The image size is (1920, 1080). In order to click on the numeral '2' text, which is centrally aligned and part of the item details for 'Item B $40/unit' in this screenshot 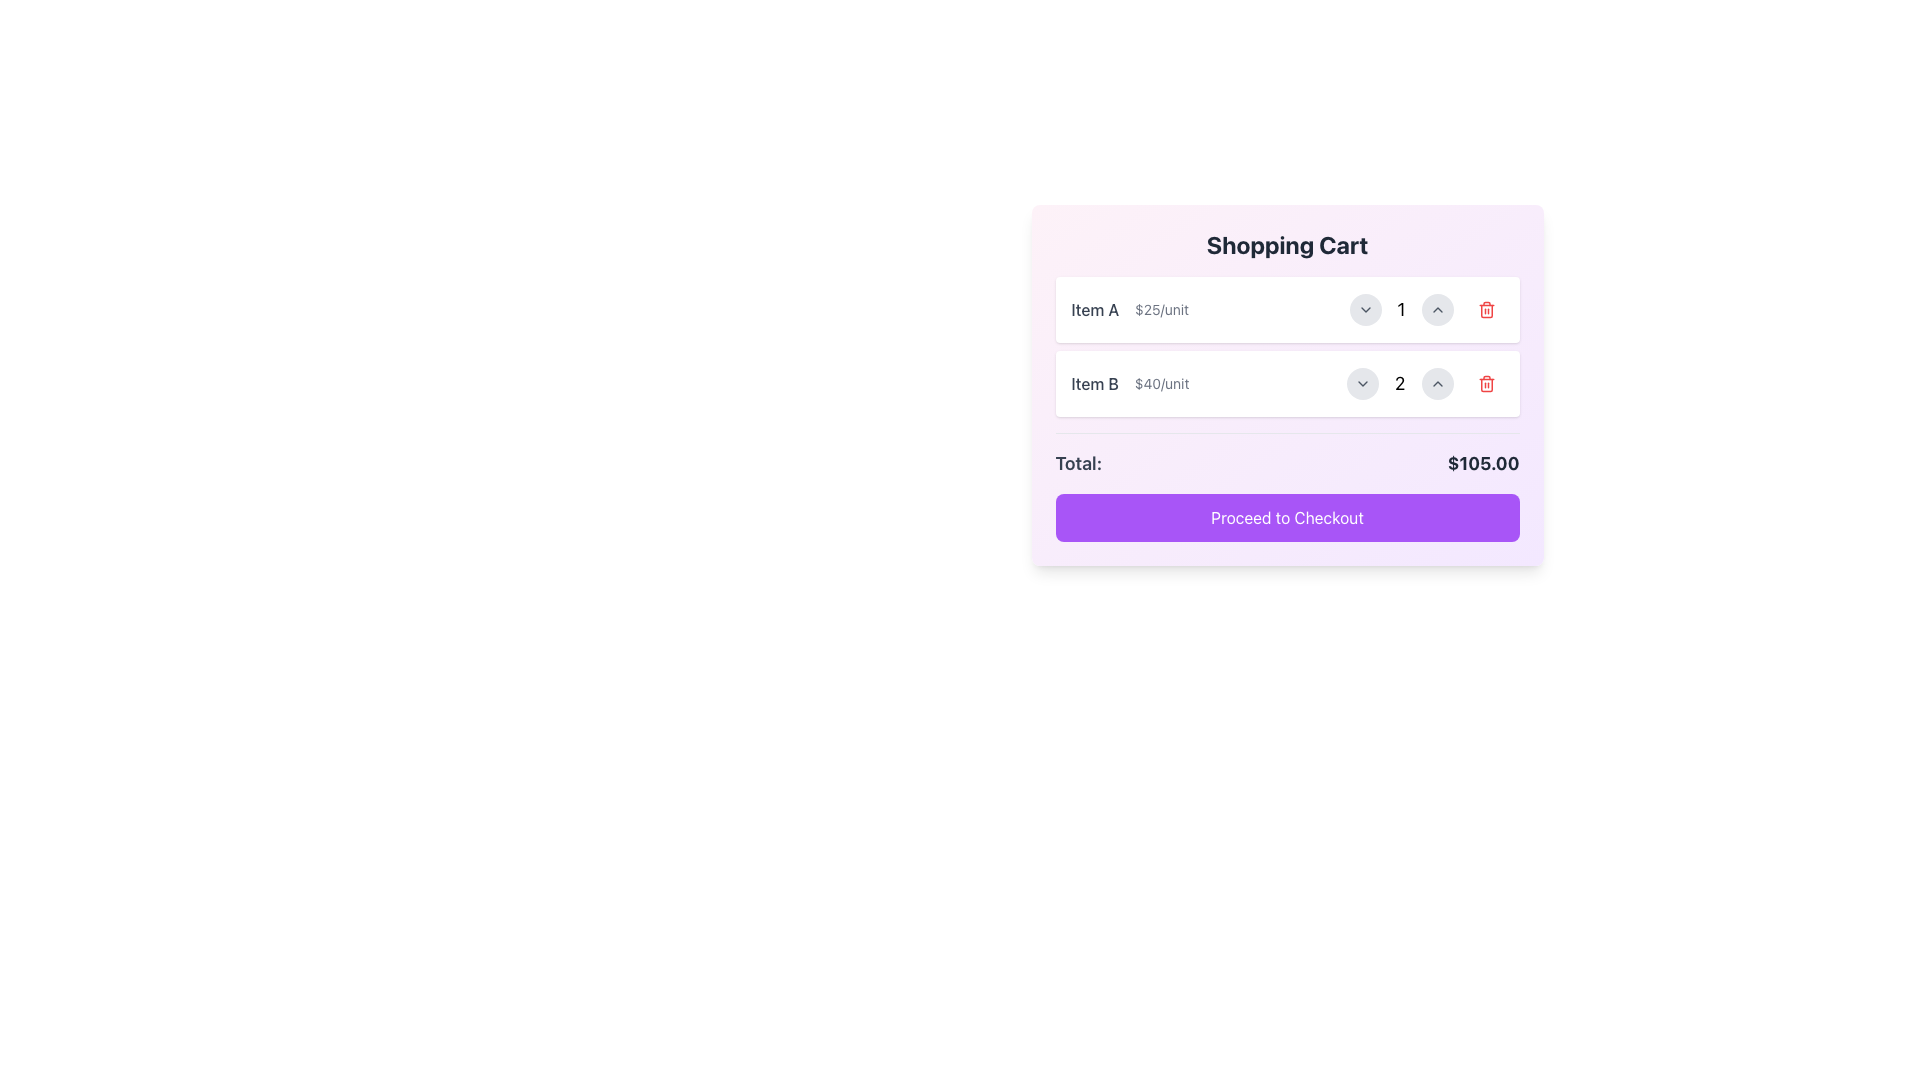, I will do `click(1399, 384)`.